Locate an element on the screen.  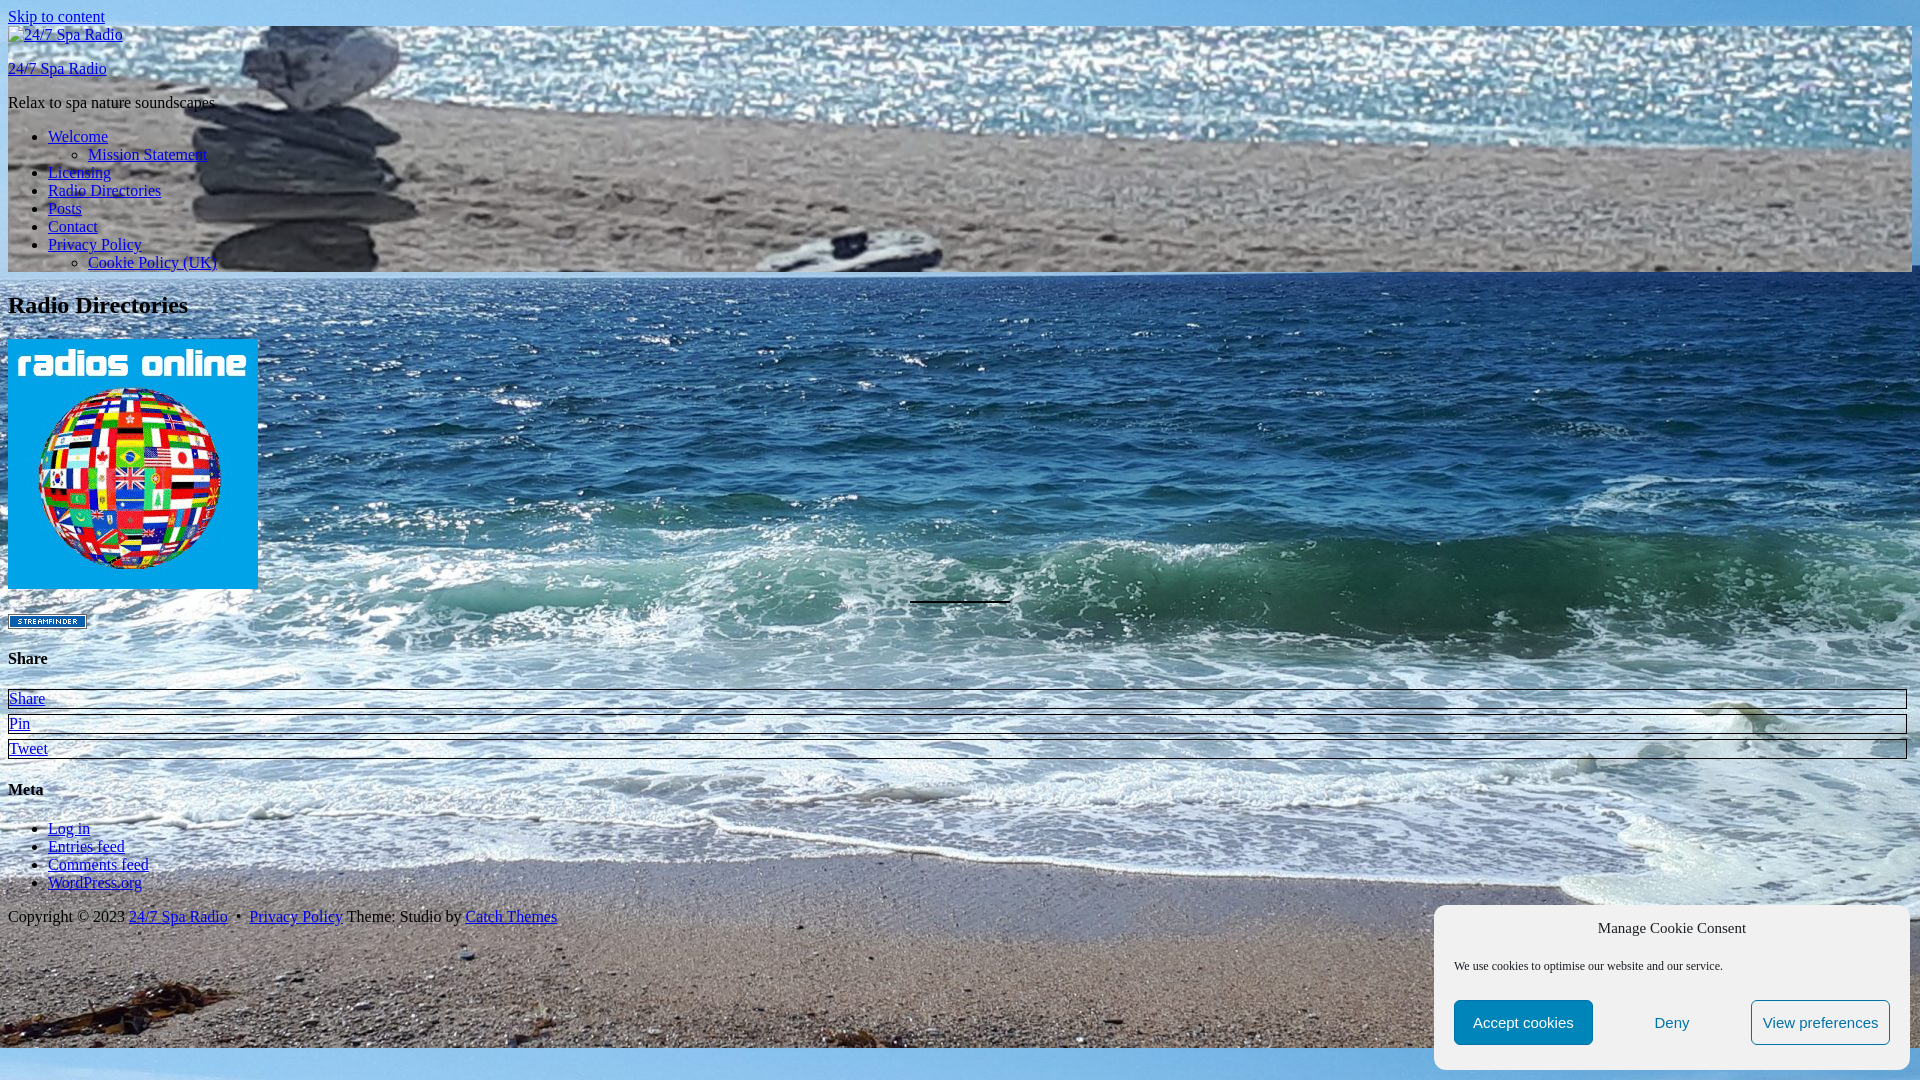
'Tweet' is located at coordinates (28, 748).